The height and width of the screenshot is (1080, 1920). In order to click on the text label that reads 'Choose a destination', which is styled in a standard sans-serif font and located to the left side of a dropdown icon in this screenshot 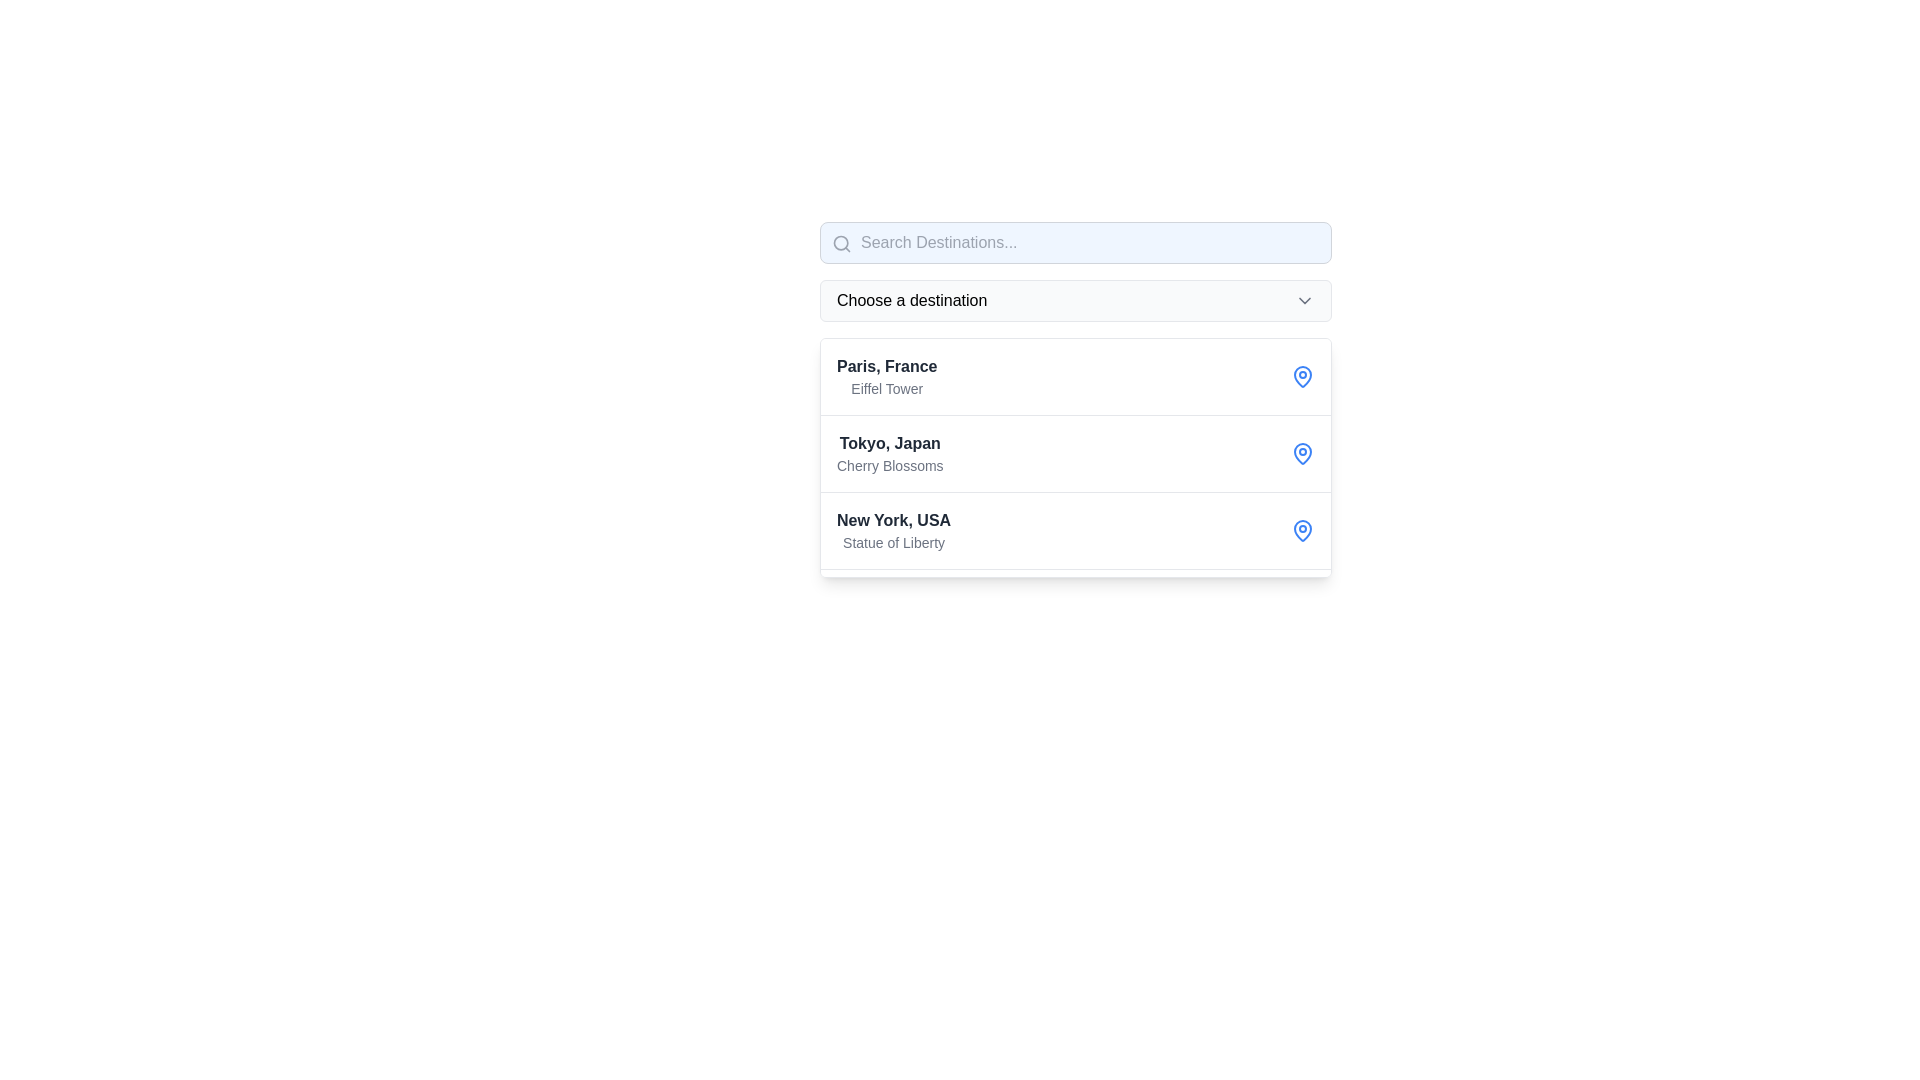, I will do `click(911, 300)`.